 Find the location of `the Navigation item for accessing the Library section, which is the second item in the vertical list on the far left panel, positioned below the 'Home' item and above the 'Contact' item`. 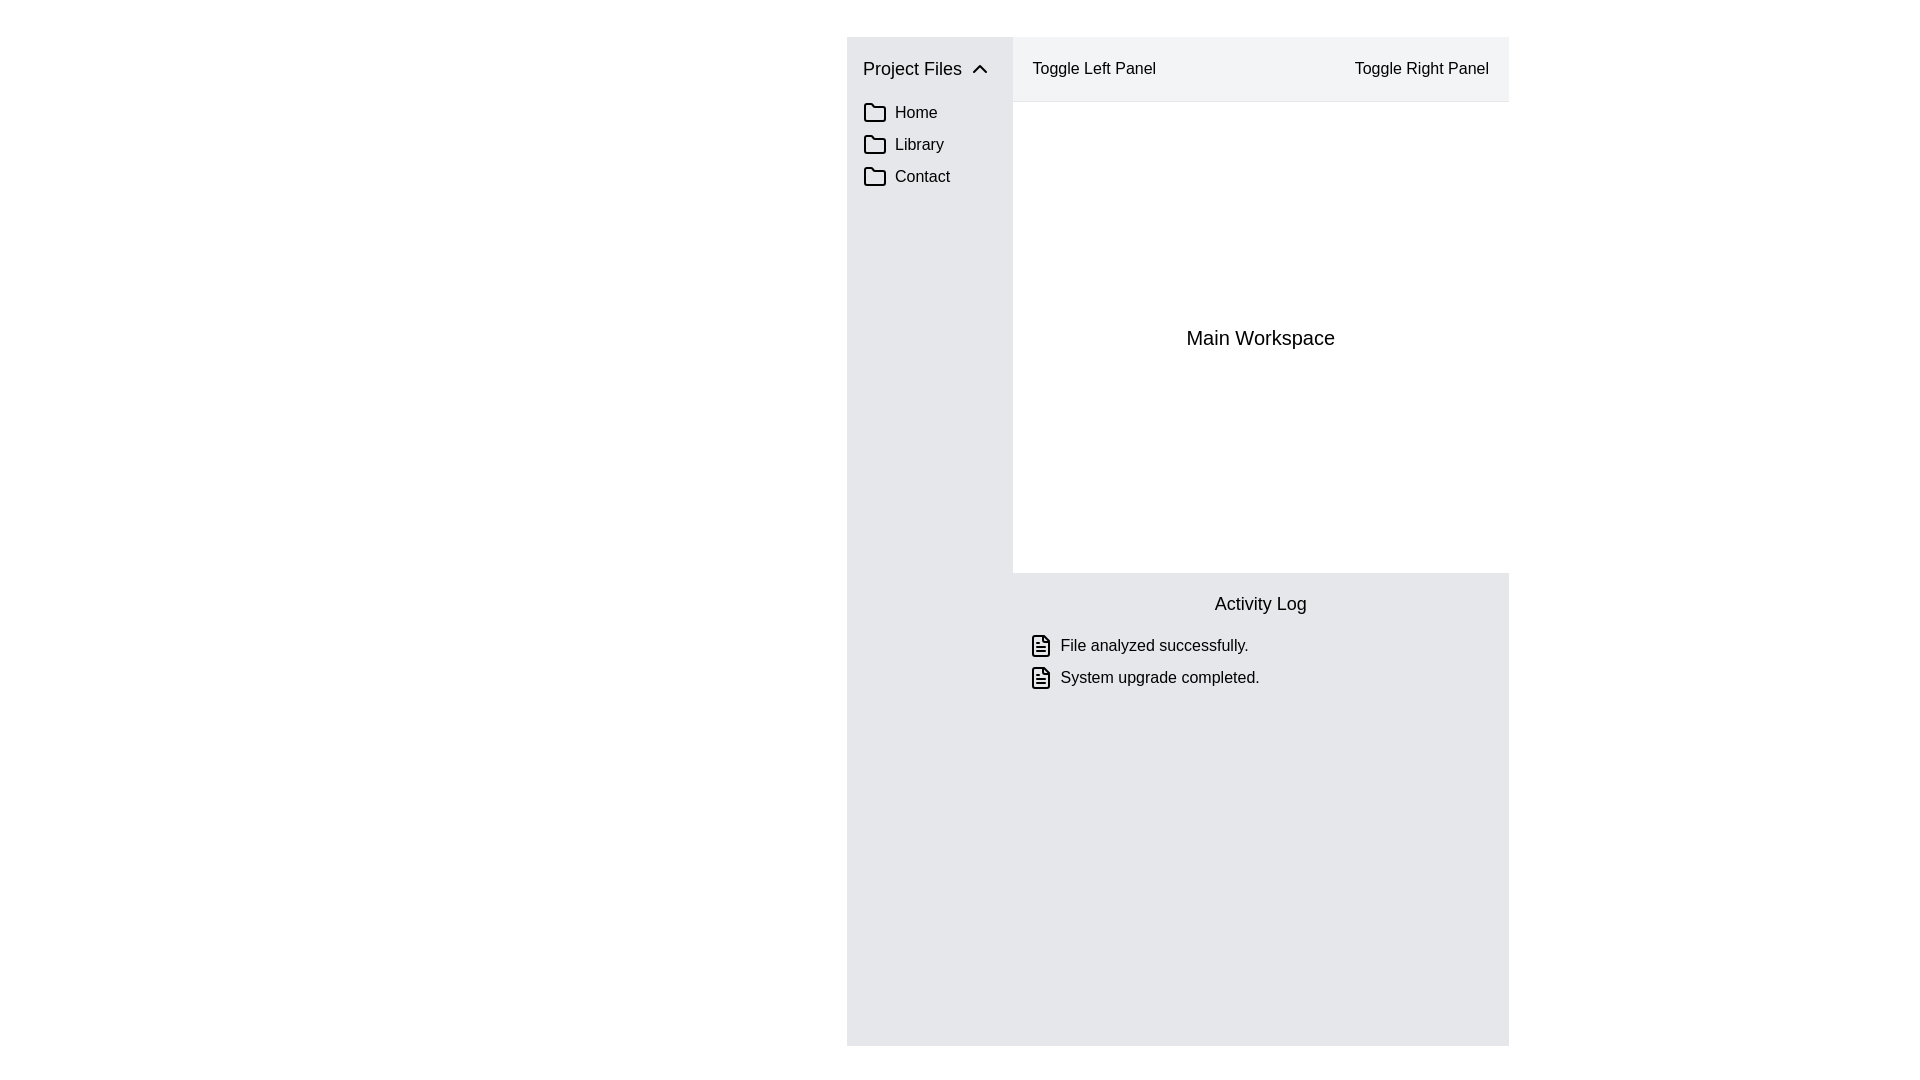

the Navigation item for accessing the Library section, which is the second item in the vertical list on the far left panel, positioned below the 'Home' item and above the 'Contact' item is located at coordinates (928, 144).